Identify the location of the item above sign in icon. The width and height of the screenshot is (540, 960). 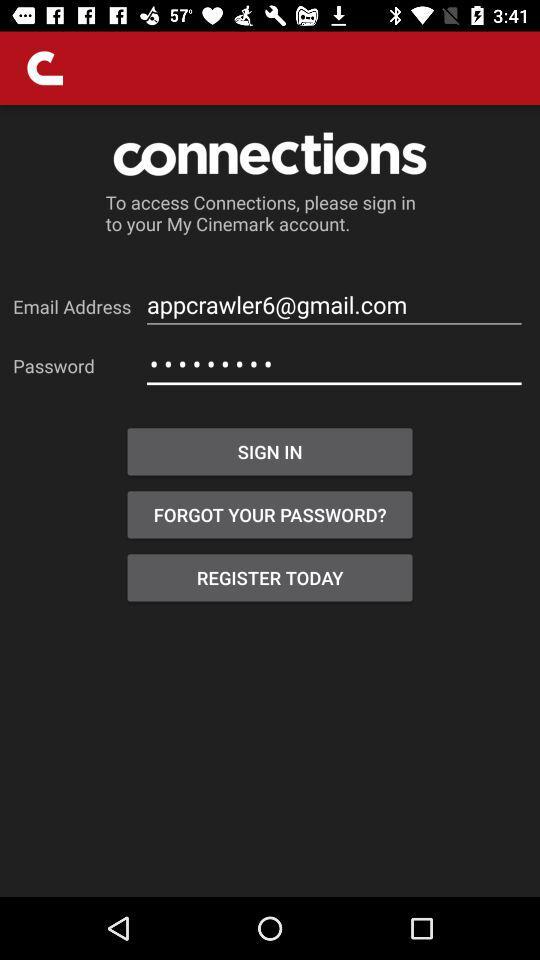
(334, 363).